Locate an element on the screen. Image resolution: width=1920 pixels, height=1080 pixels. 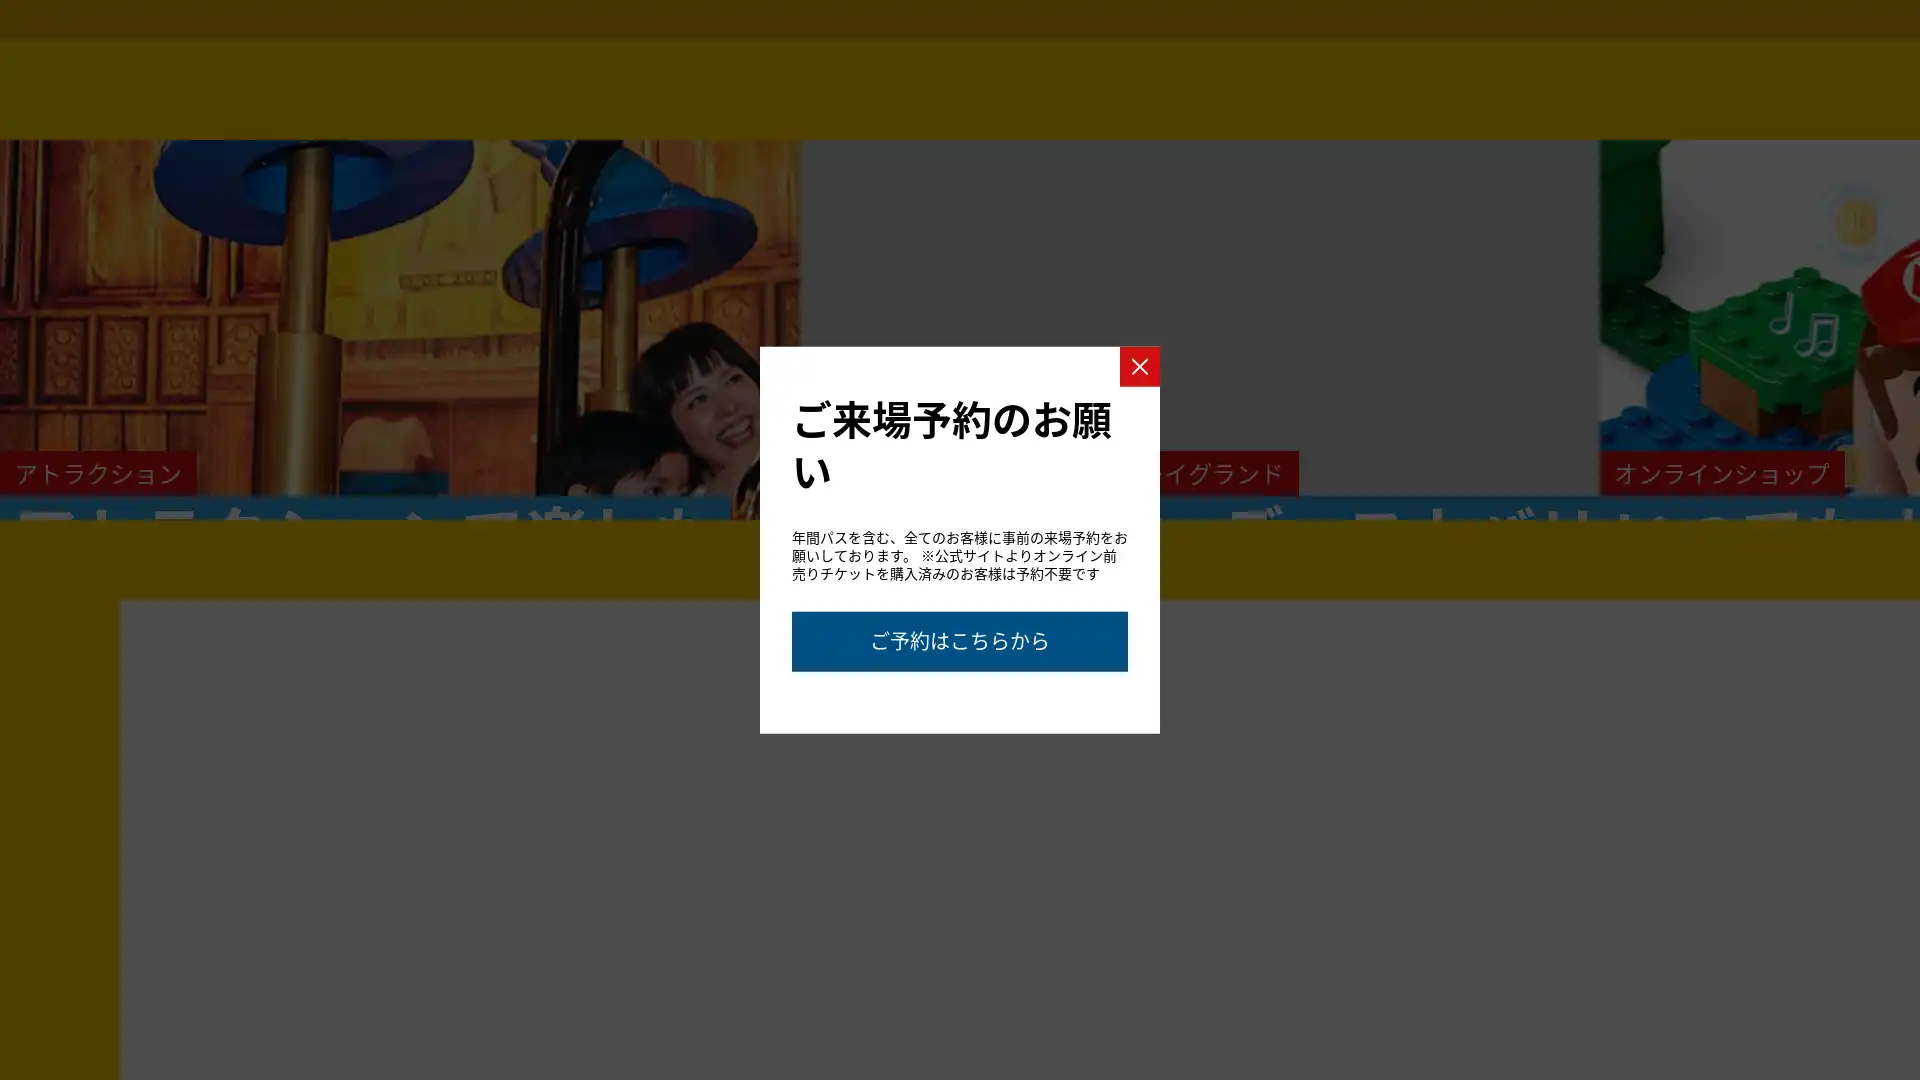
Go to slide 1 is located at coordinates (935, 774).